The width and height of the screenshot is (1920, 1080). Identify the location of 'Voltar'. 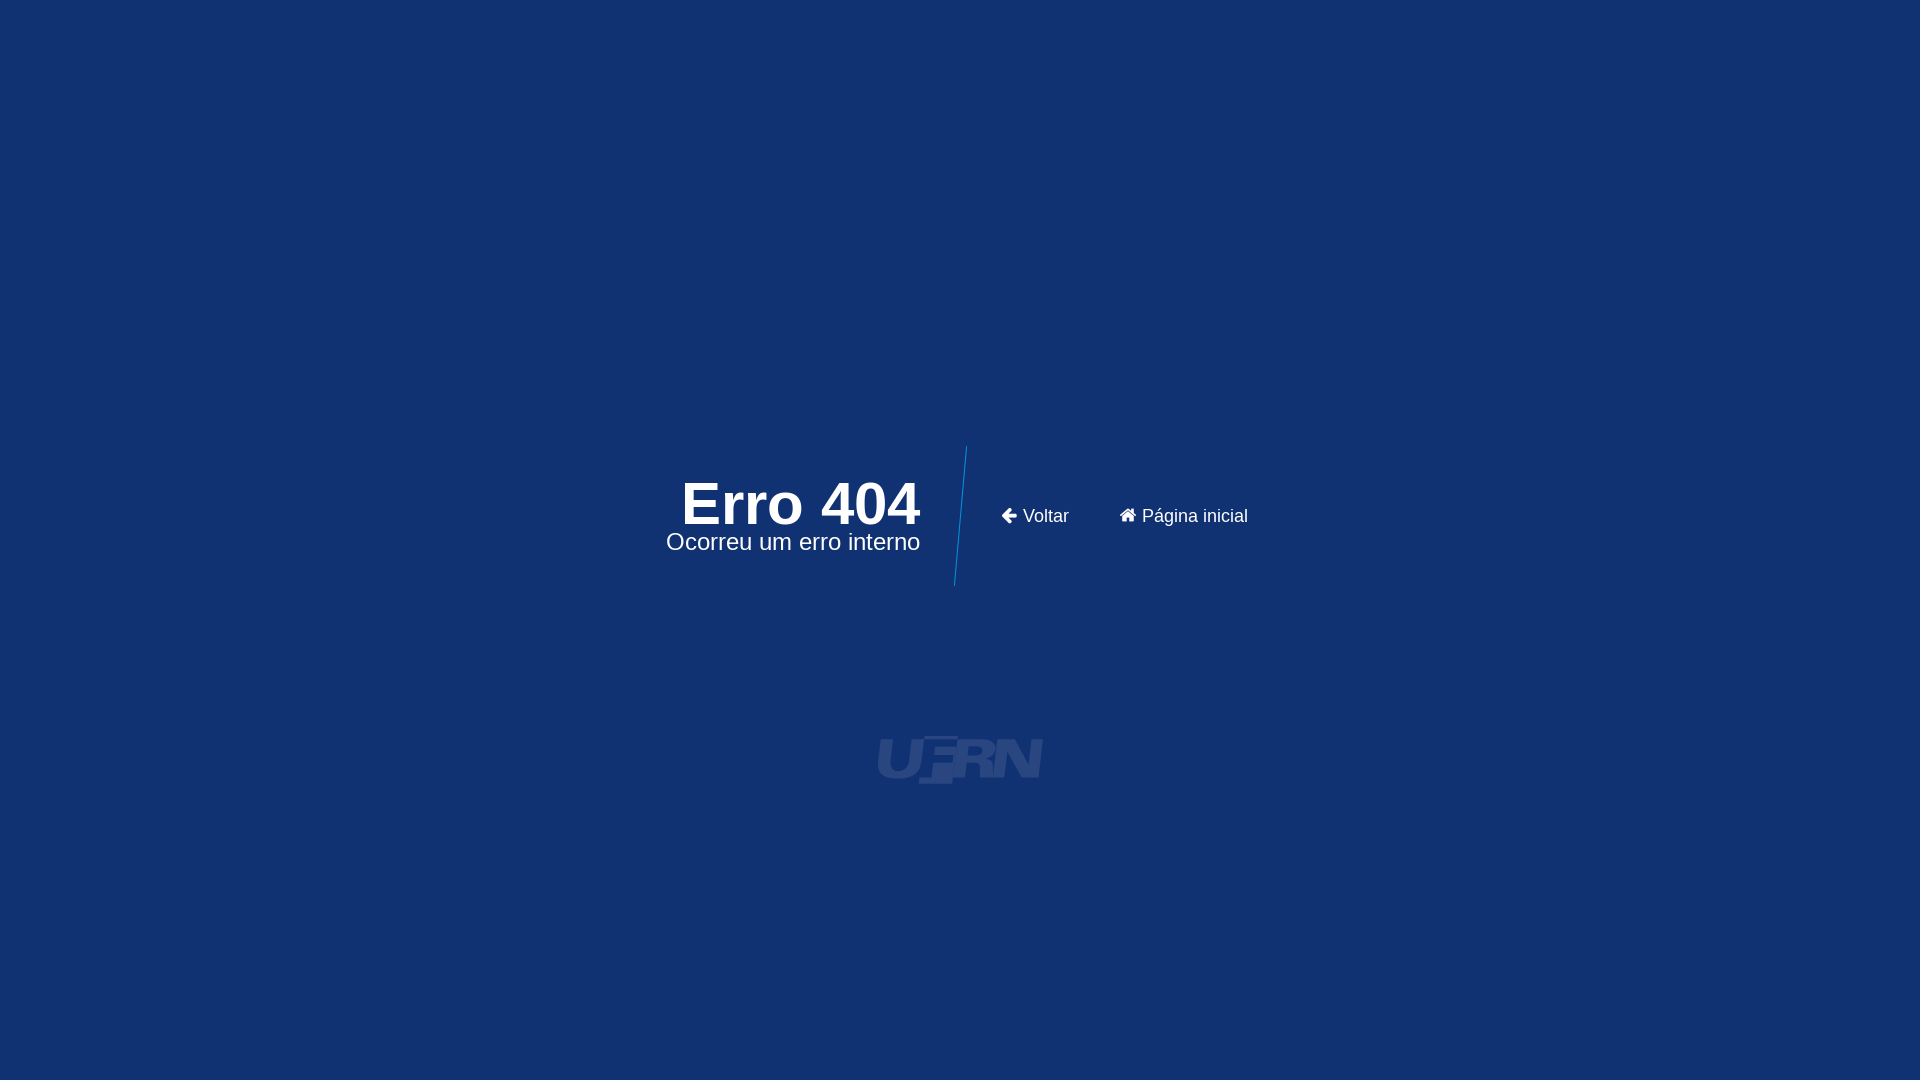
(999, 515).